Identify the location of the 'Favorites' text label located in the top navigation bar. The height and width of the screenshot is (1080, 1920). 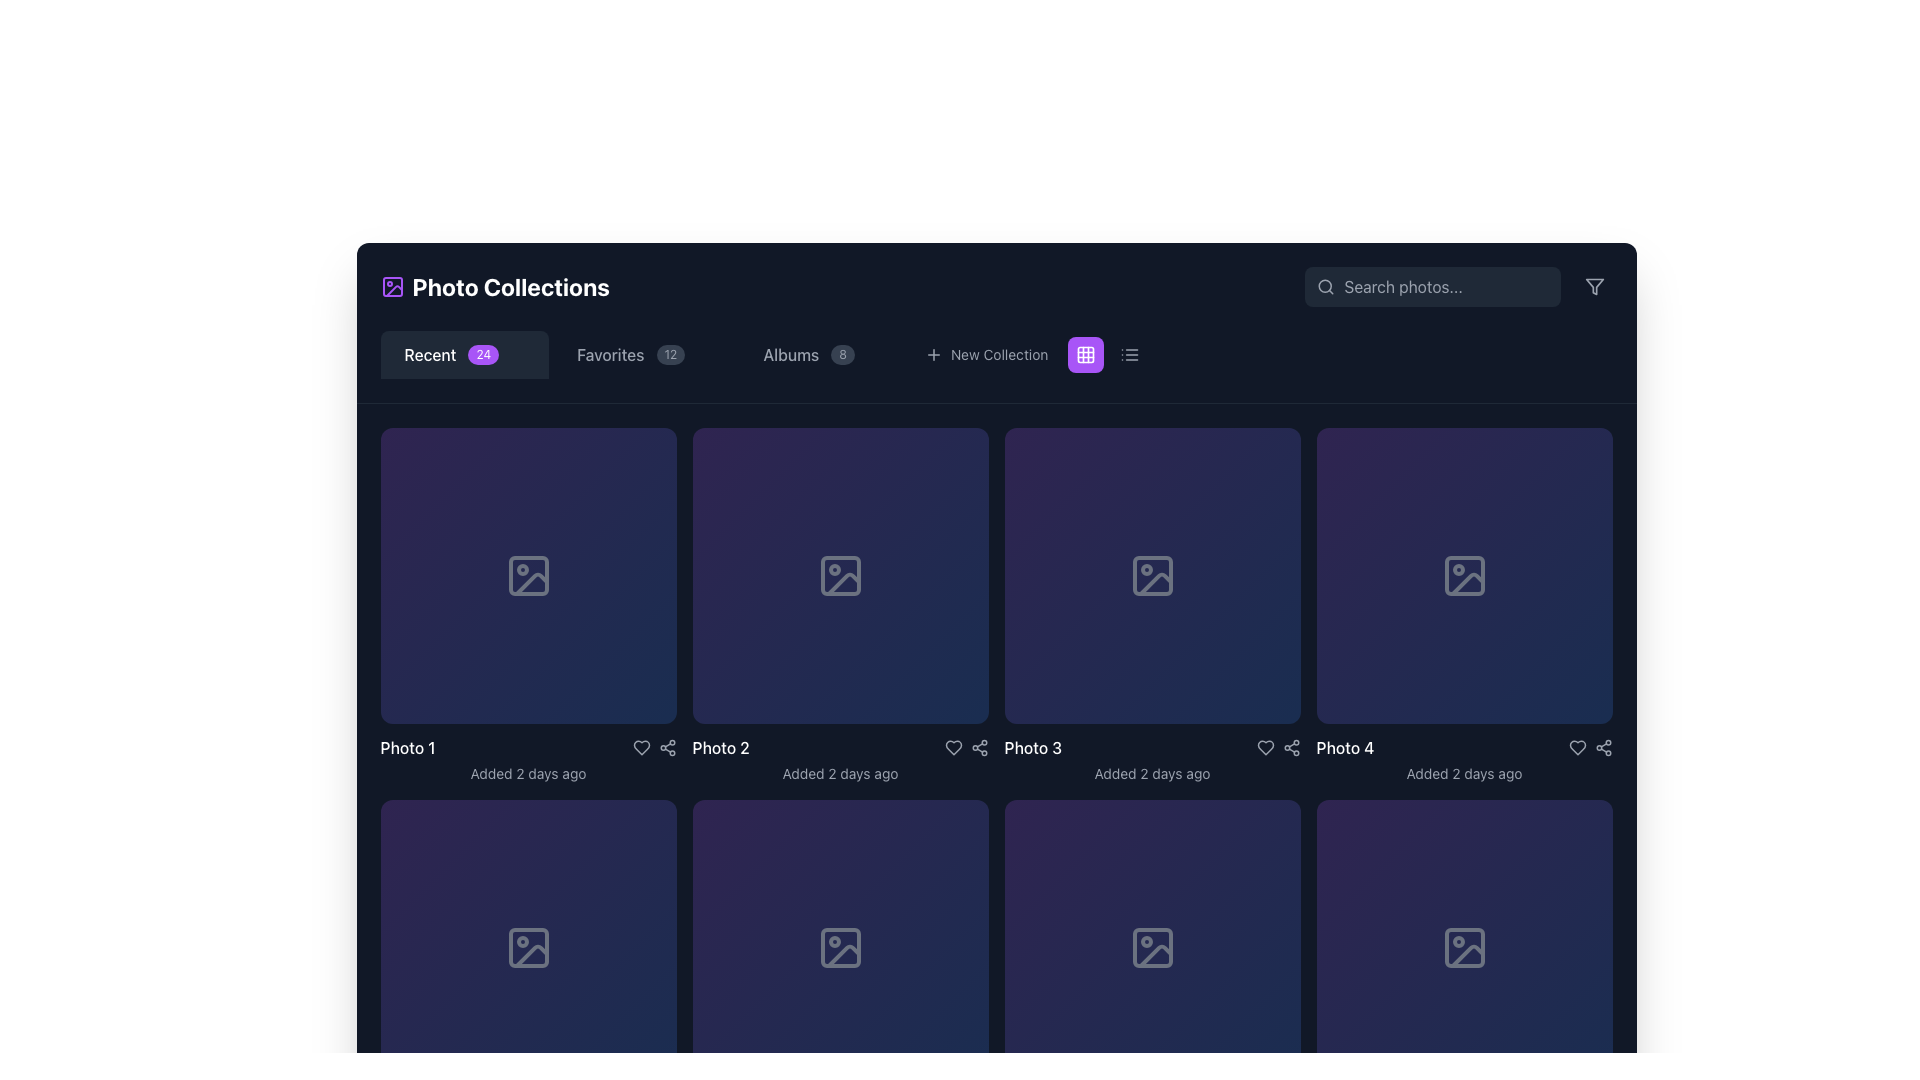
(609, 353).